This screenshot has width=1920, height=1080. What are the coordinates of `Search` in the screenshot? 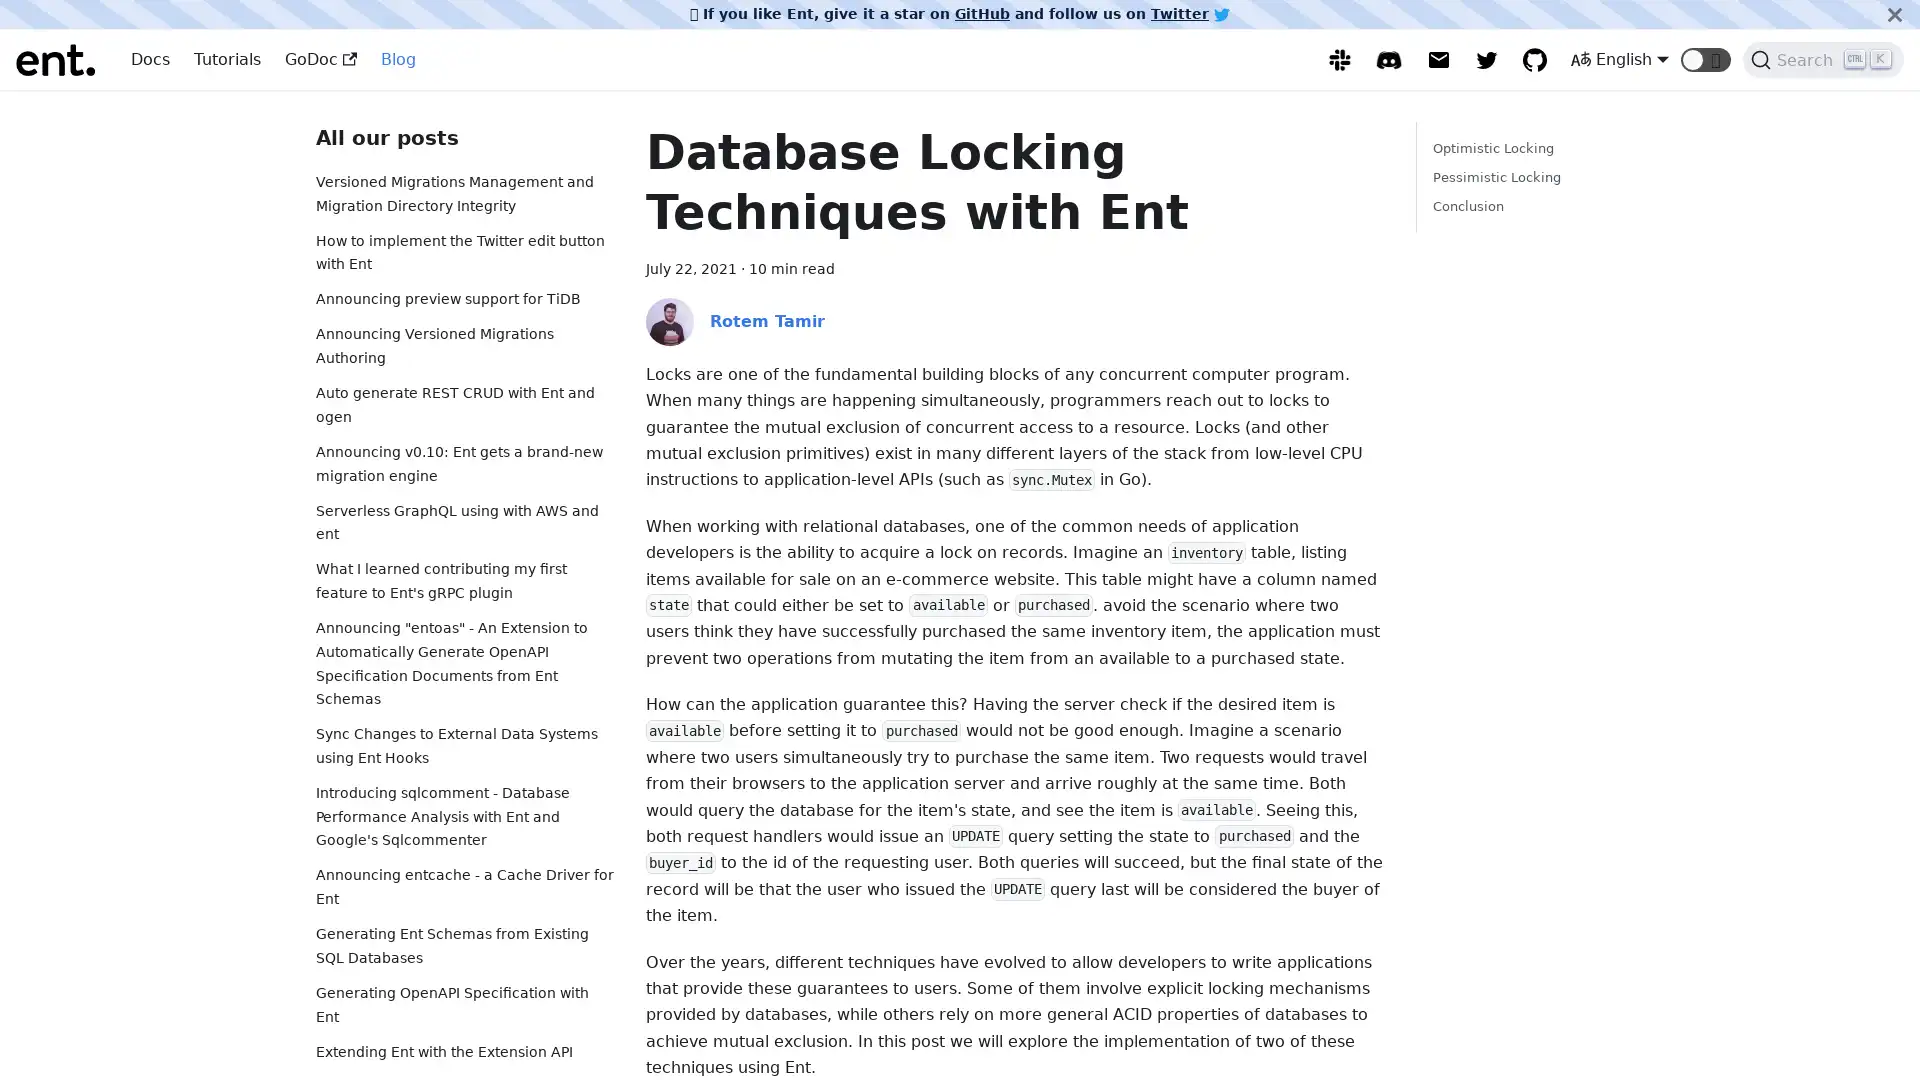 It's located at (1823, 59).